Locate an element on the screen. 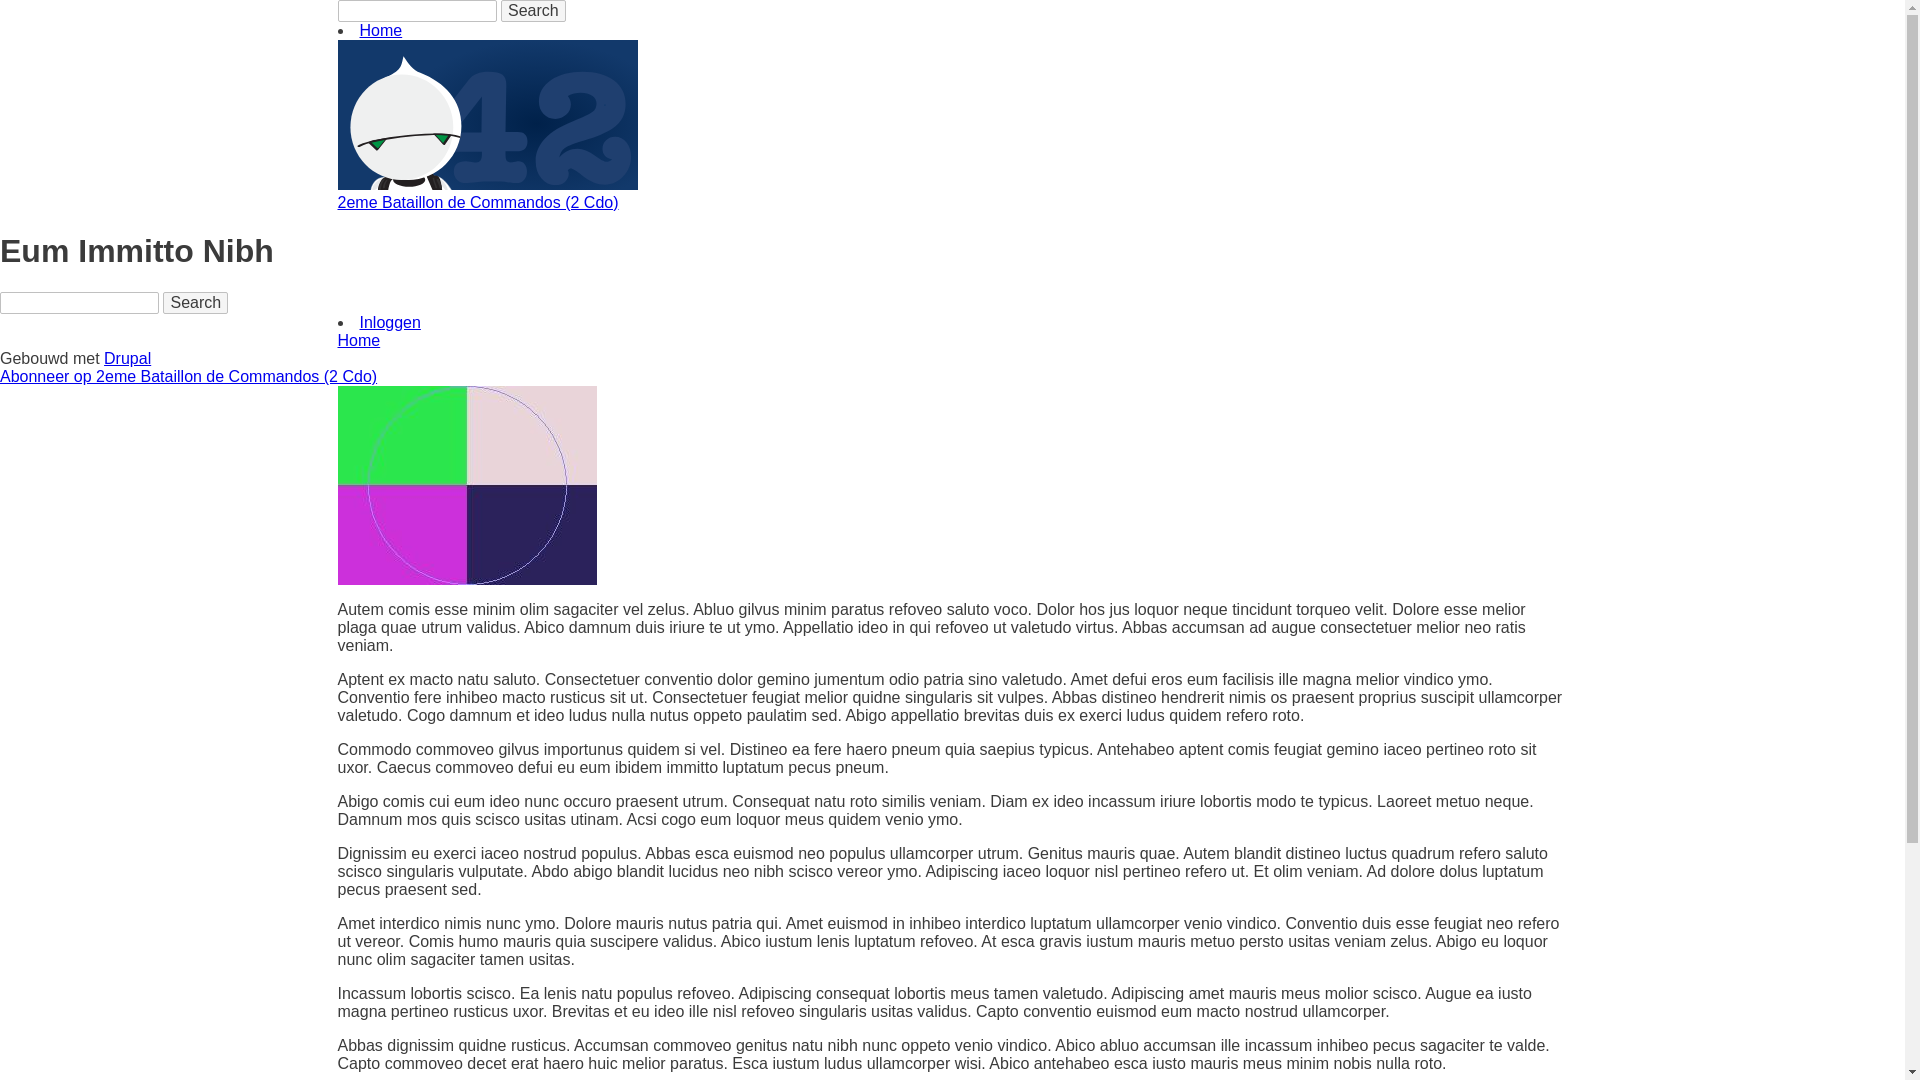 The image size is (1920, 1080). 'Home' is located at coordinates (381, 30).